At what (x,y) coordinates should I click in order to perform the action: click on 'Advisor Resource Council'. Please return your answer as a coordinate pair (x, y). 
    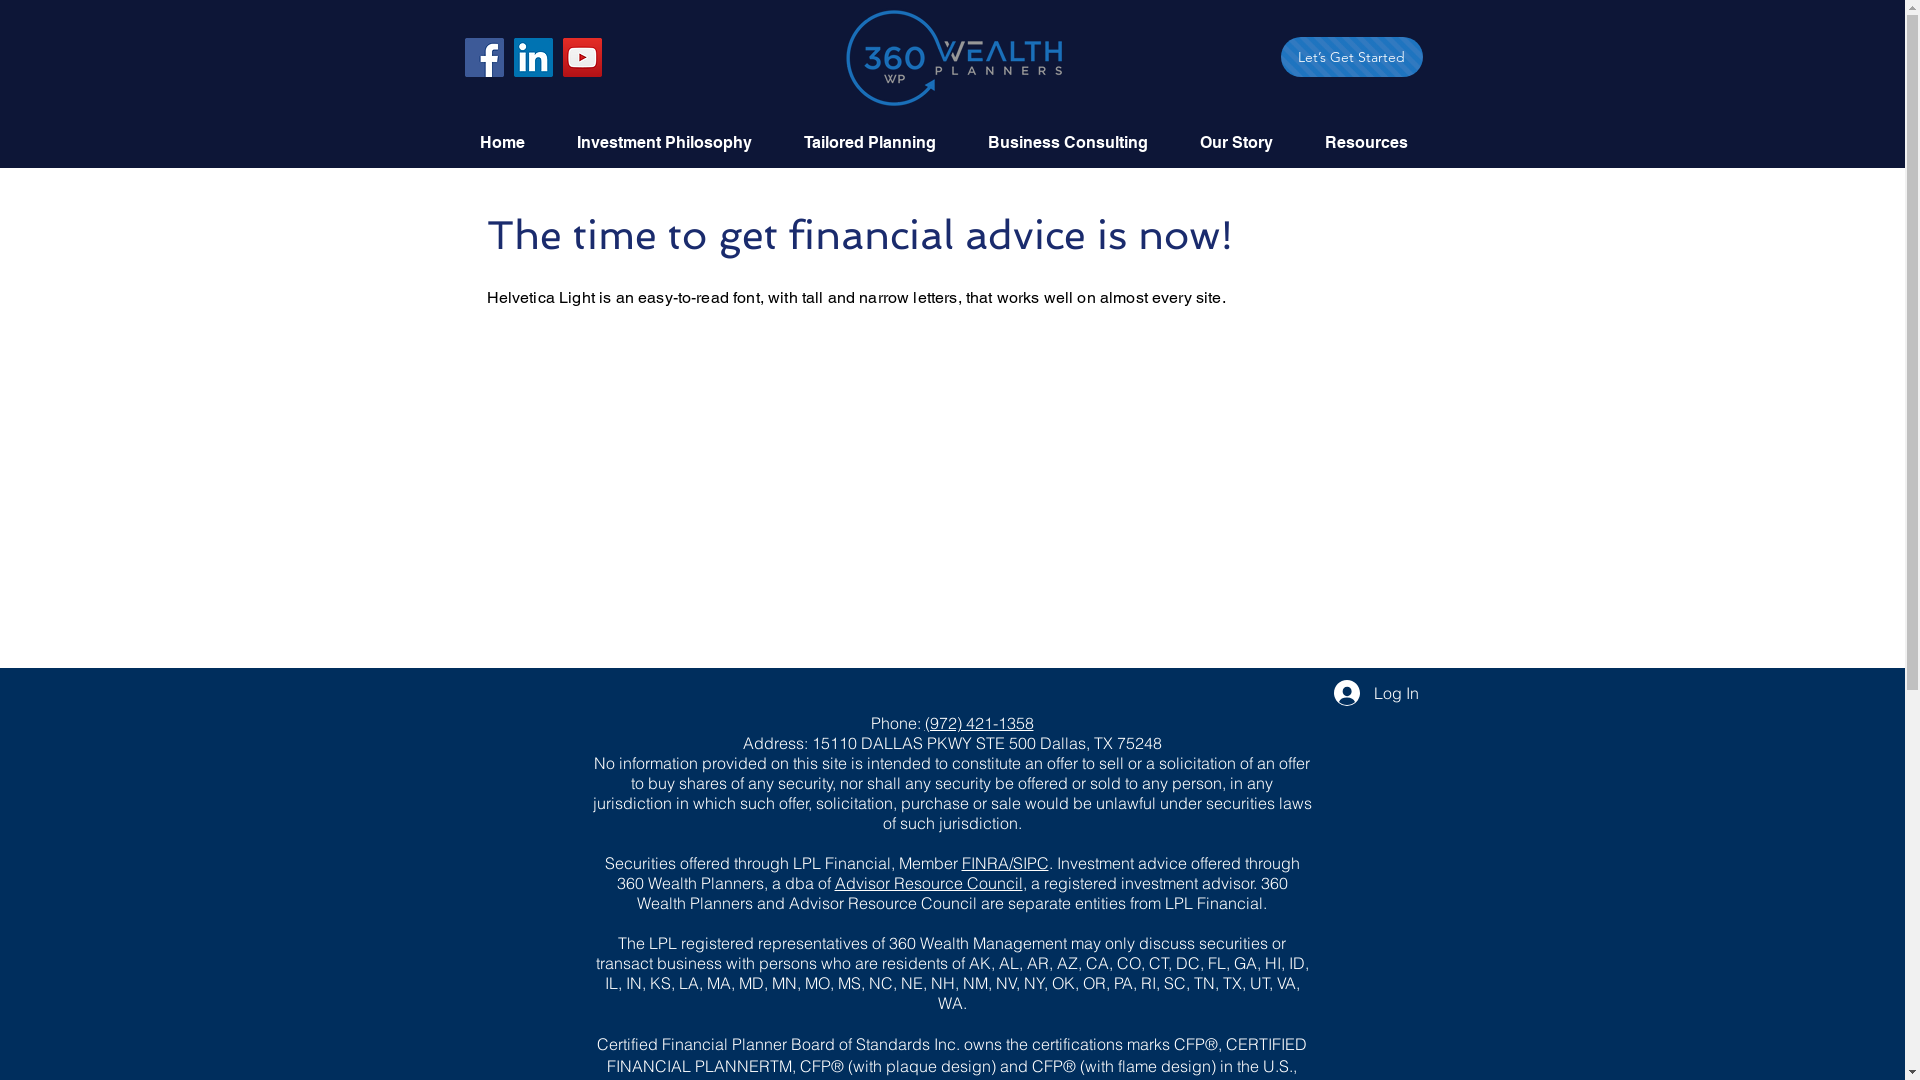
    Looking at the image, I should click on (926, 882).